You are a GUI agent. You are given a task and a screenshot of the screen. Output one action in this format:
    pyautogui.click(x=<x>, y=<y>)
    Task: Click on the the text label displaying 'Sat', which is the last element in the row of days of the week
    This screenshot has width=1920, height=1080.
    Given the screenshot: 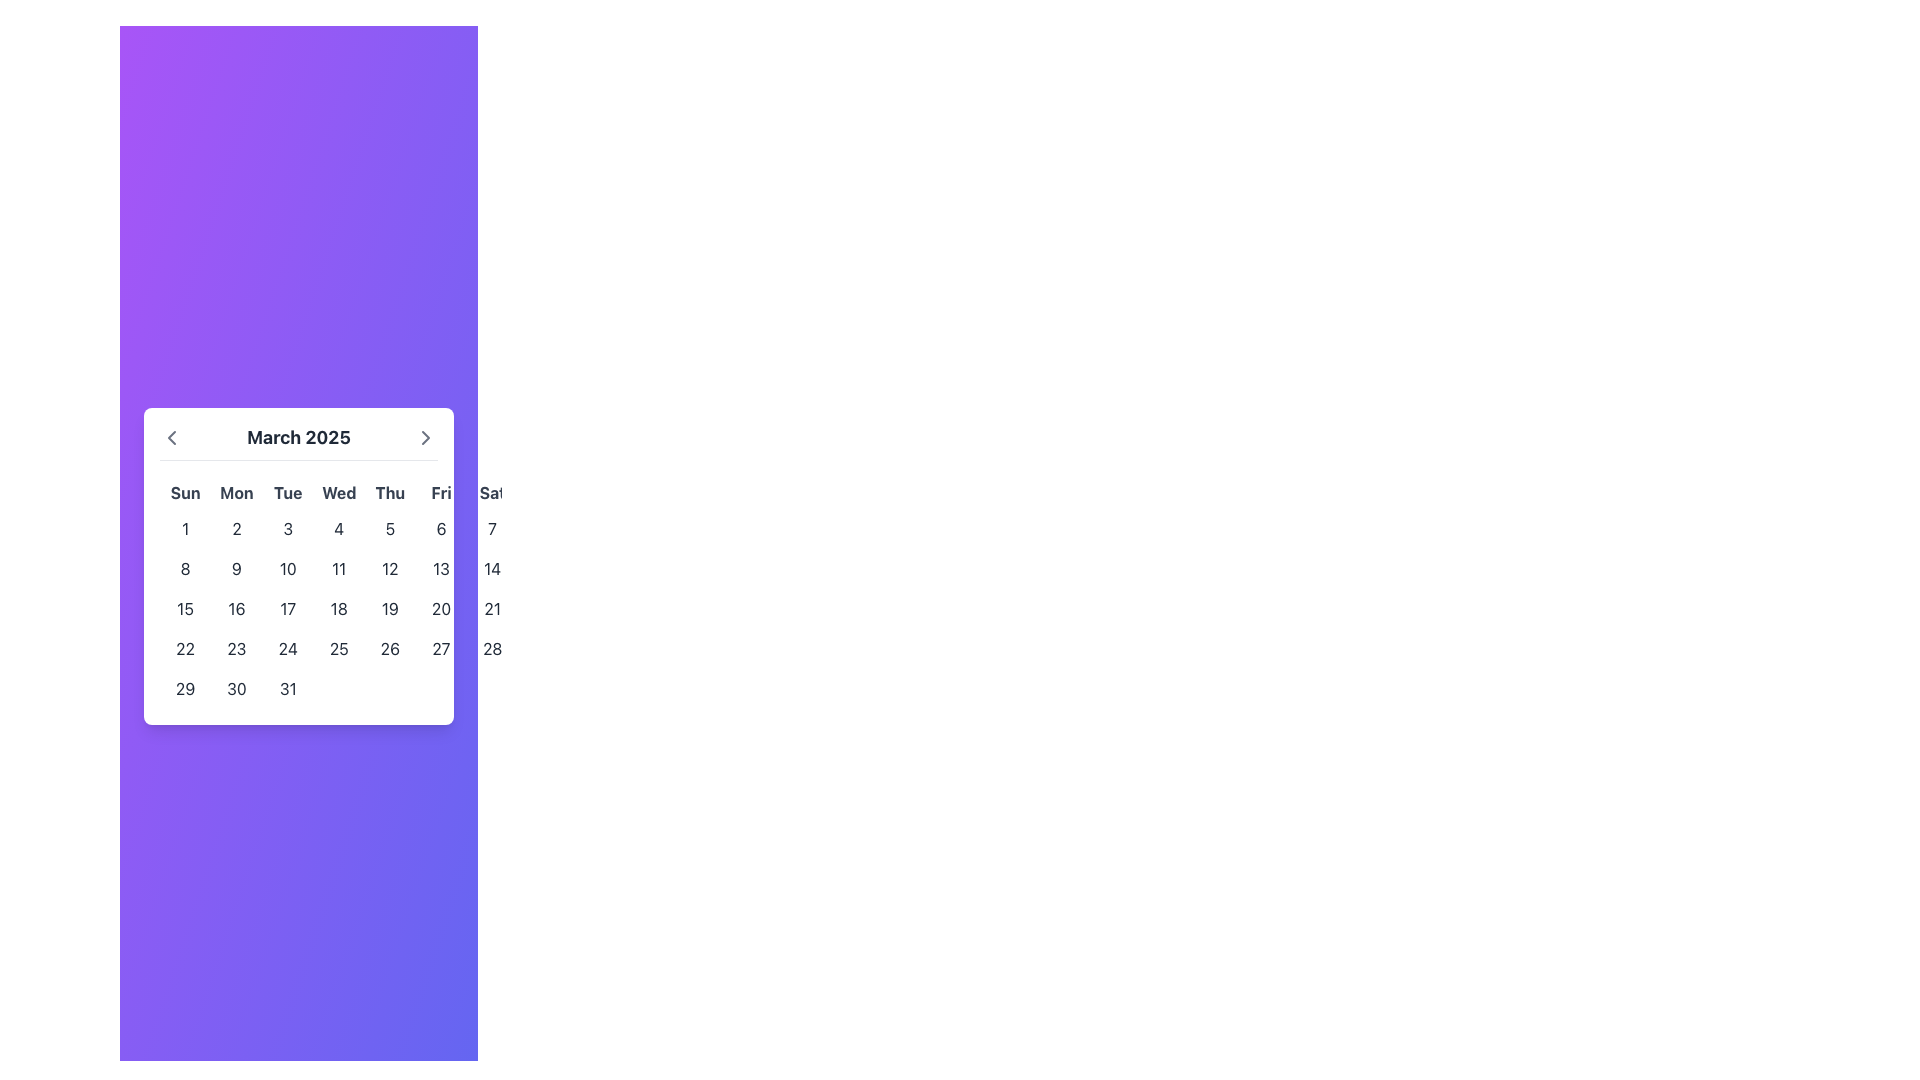 What is the action you would take?
    pyautogui.click(x=492, y=492)
    